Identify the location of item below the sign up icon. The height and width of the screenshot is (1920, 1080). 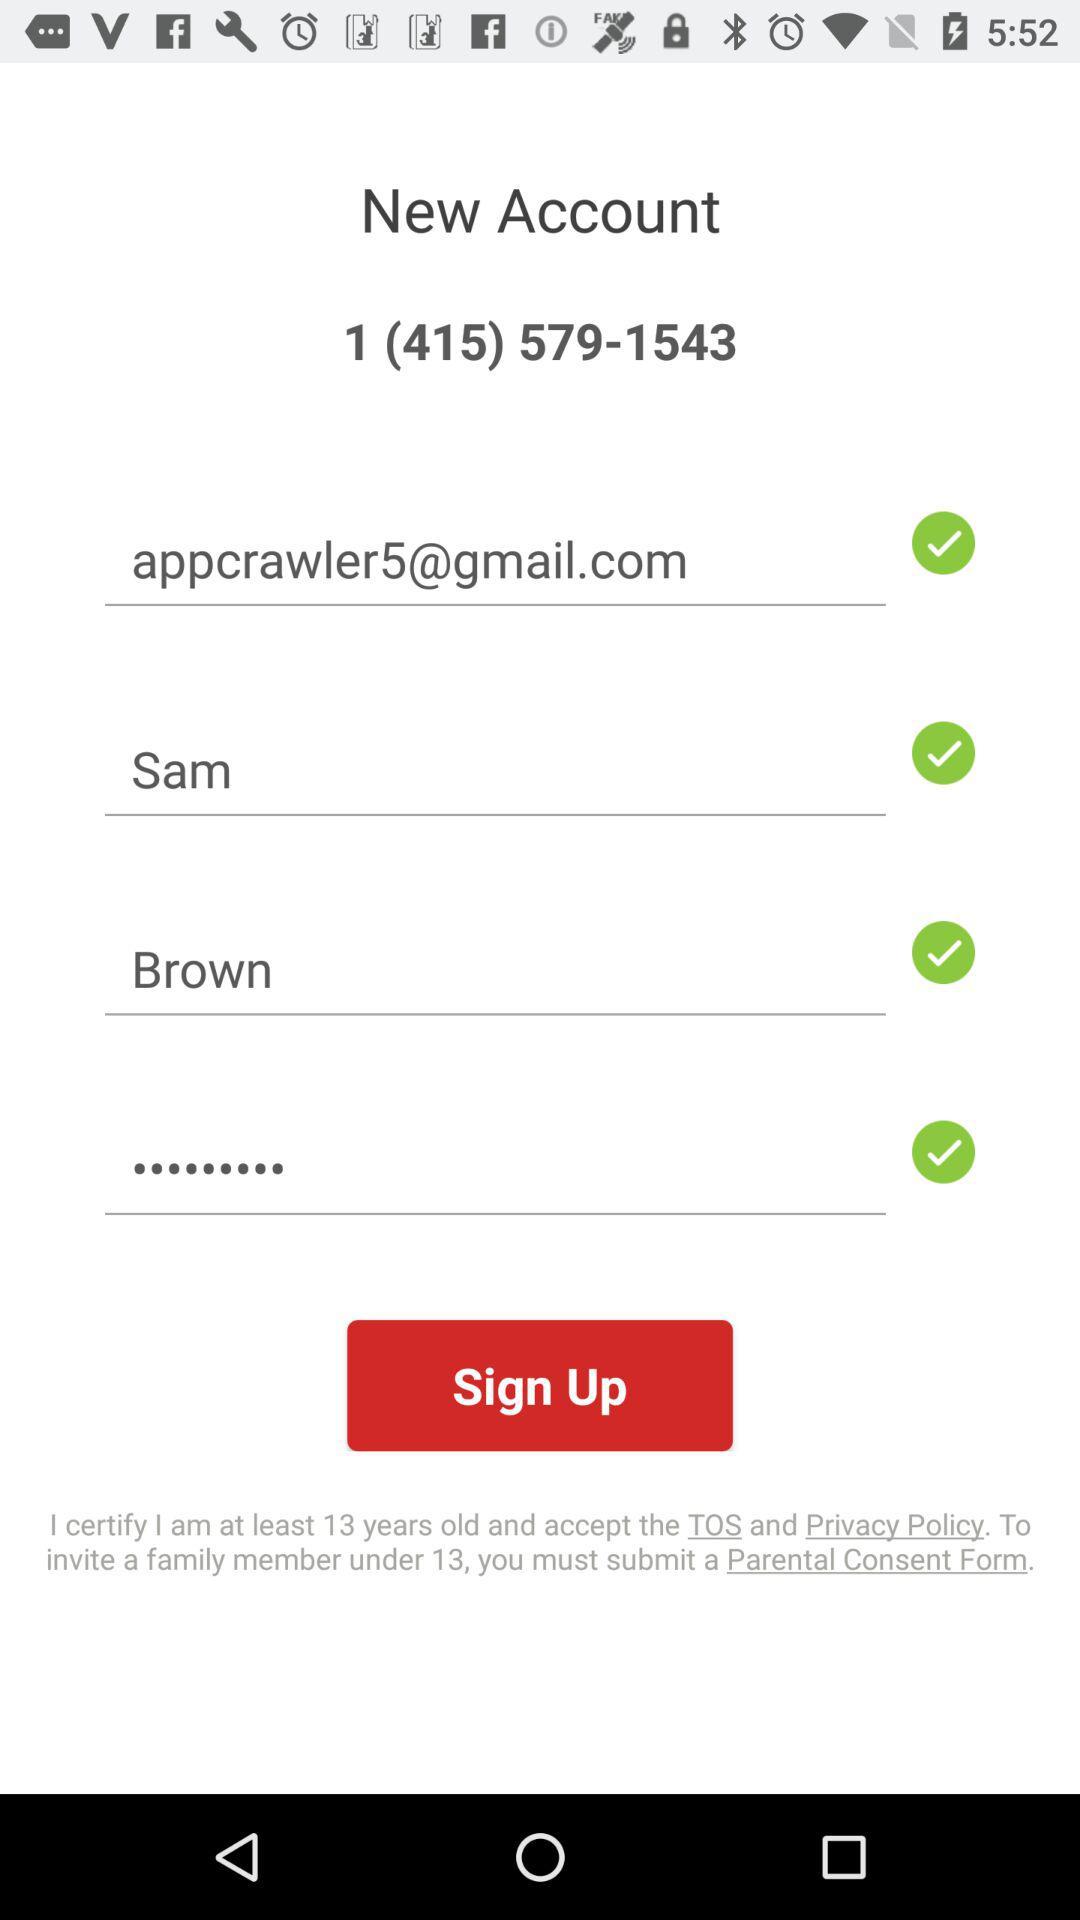
(540, 1539).